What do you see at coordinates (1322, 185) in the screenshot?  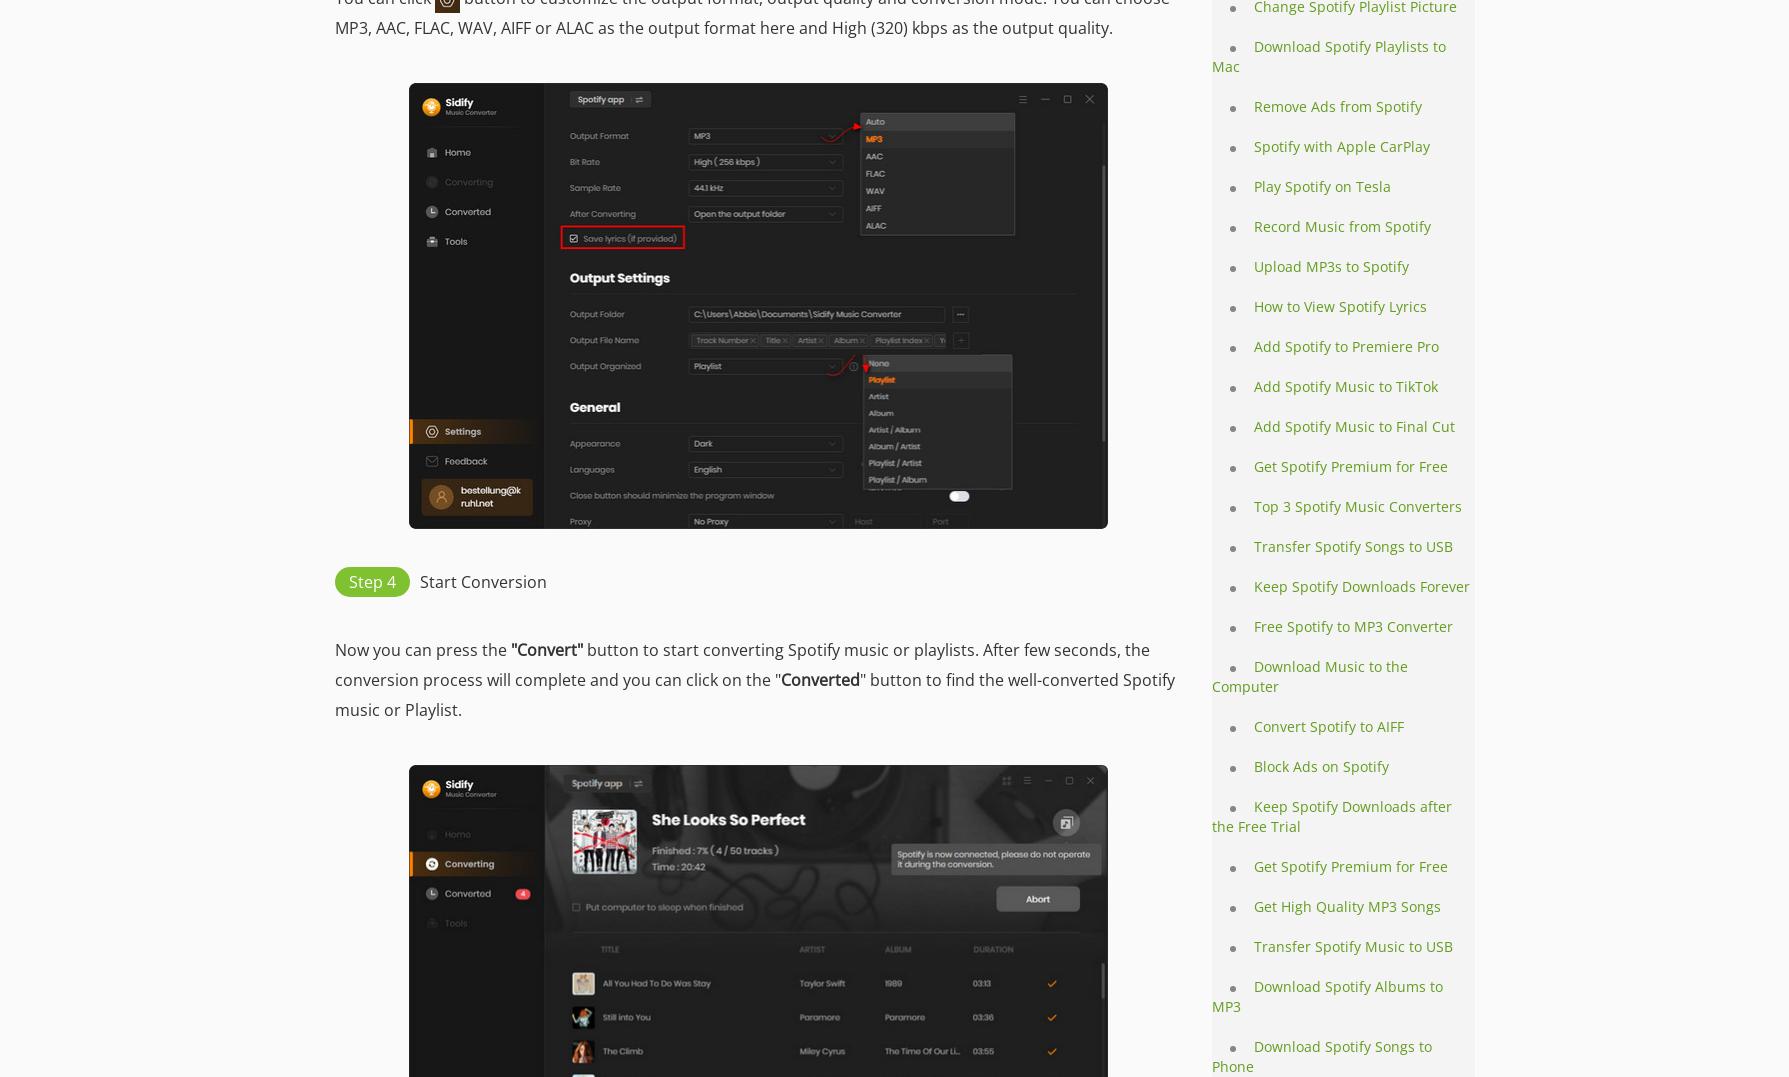 I see `'Play Spotify on Tesla'` at bounding box center [1322, 185].